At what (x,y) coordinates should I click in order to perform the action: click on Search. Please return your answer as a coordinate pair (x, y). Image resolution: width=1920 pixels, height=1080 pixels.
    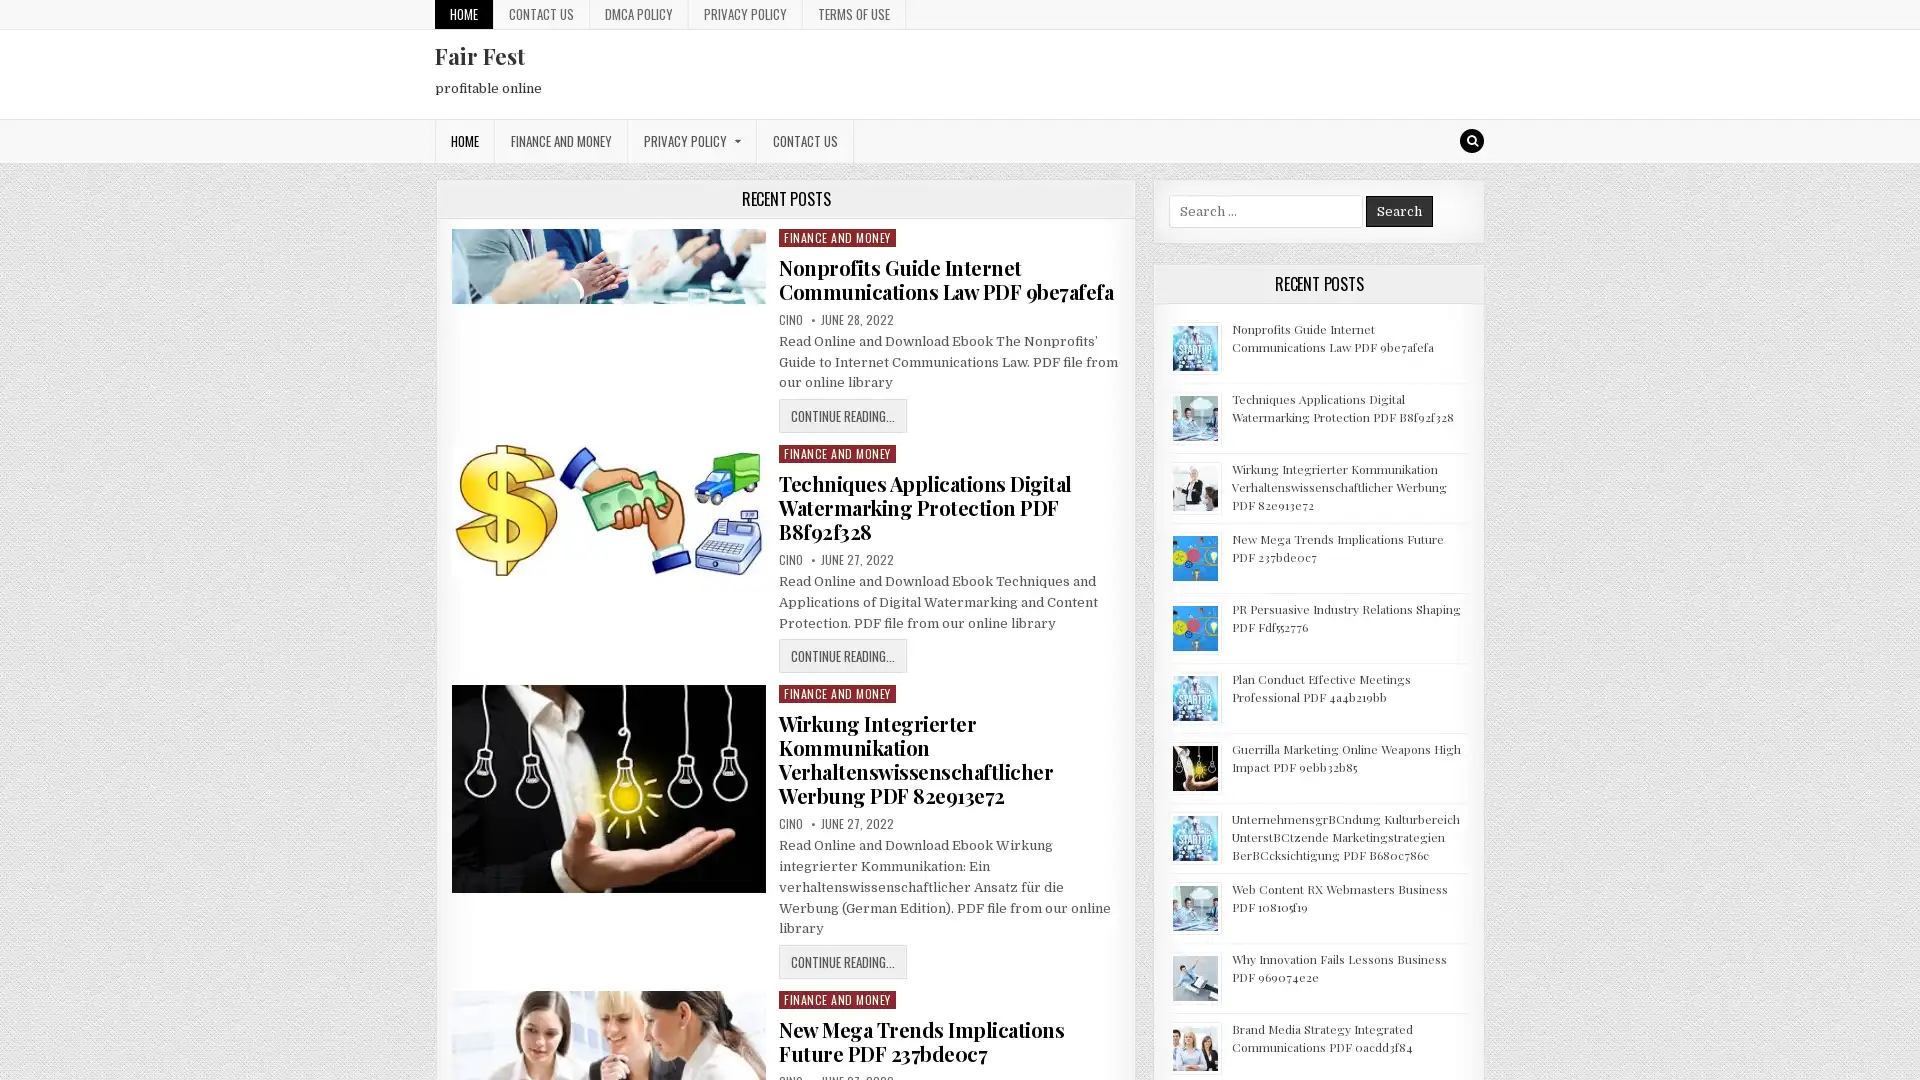
    Looking at the image, I should click on (1398, 211).